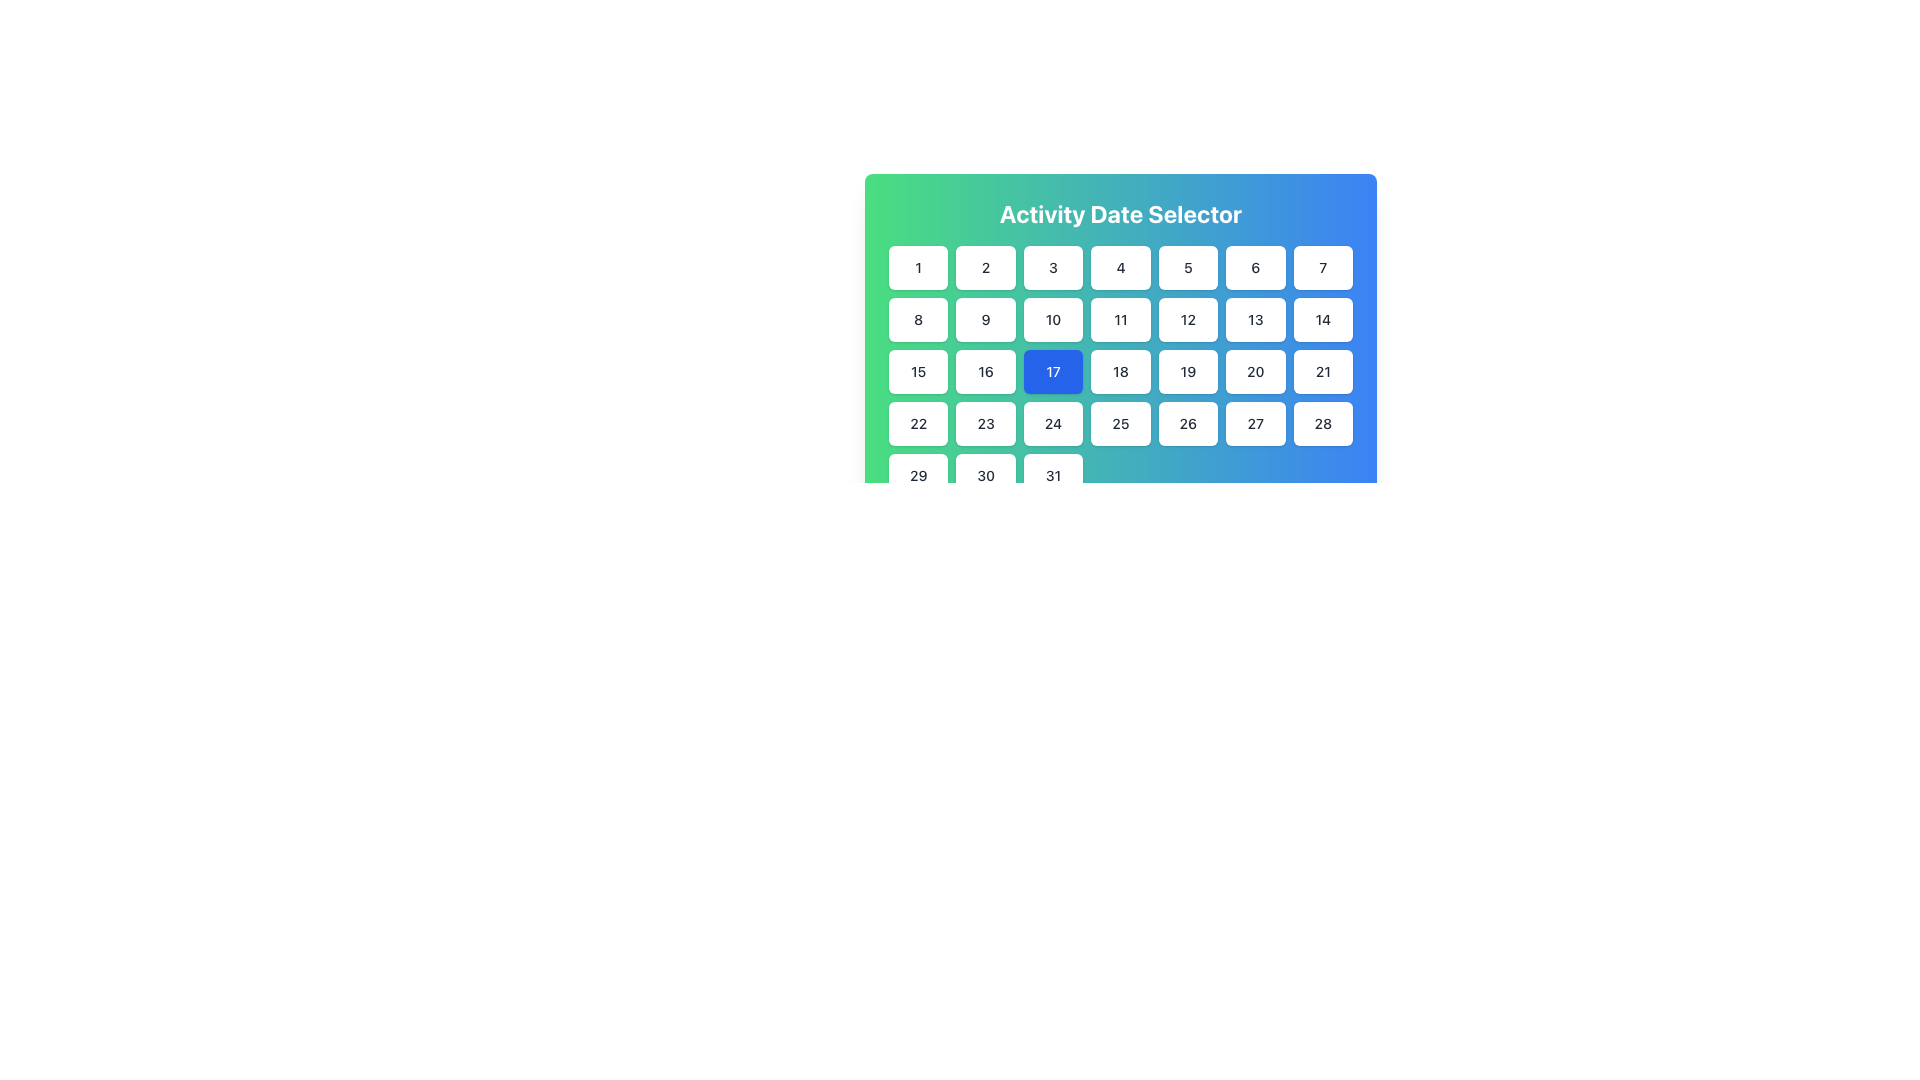  Describe the element at coordinates (917, 475) in the screenshot. I see `the 29th button in the date selector grid layout located in the bottom-left corner` at that location.